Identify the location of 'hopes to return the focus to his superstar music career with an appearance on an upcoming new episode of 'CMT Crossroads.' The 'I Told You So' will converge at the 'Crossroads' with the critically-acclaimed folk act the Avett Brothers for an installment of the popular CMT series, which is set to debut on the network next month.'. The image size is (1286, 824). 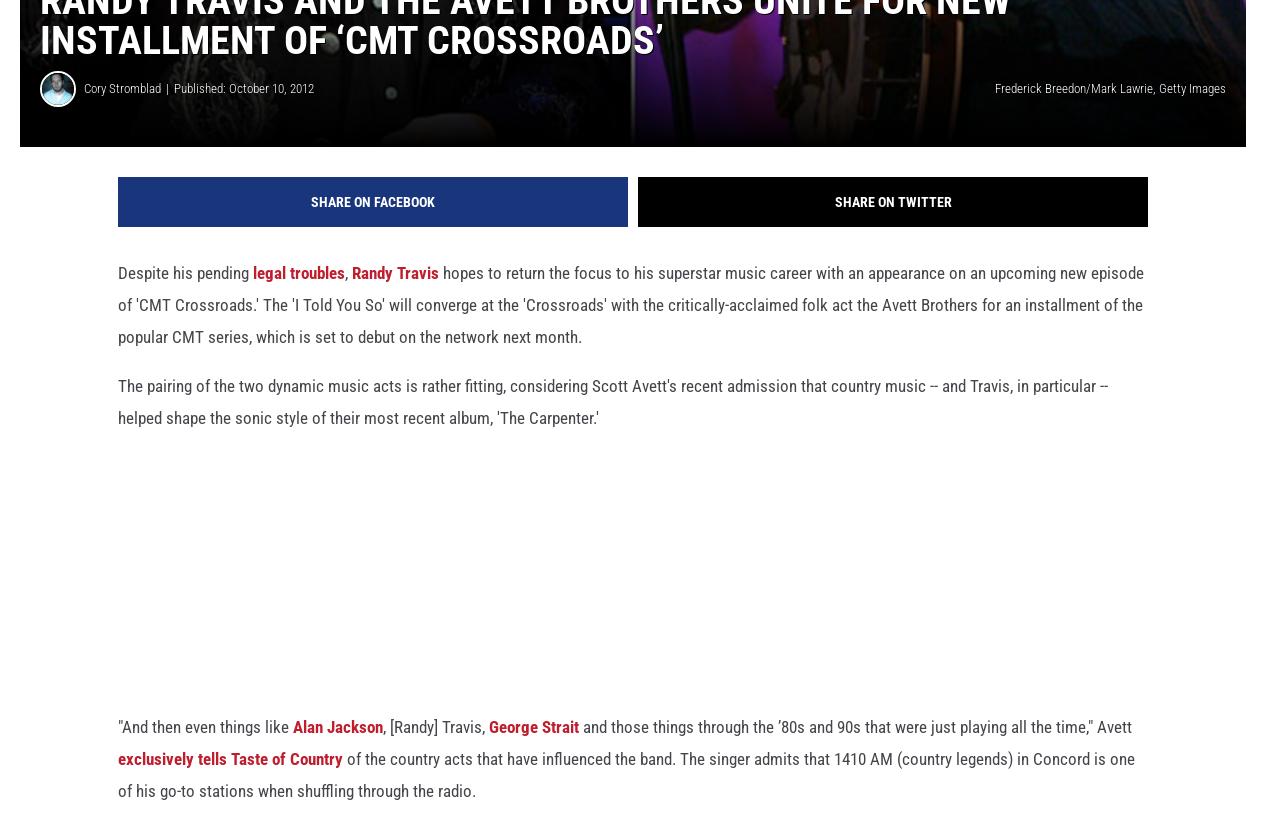
(118, 323).